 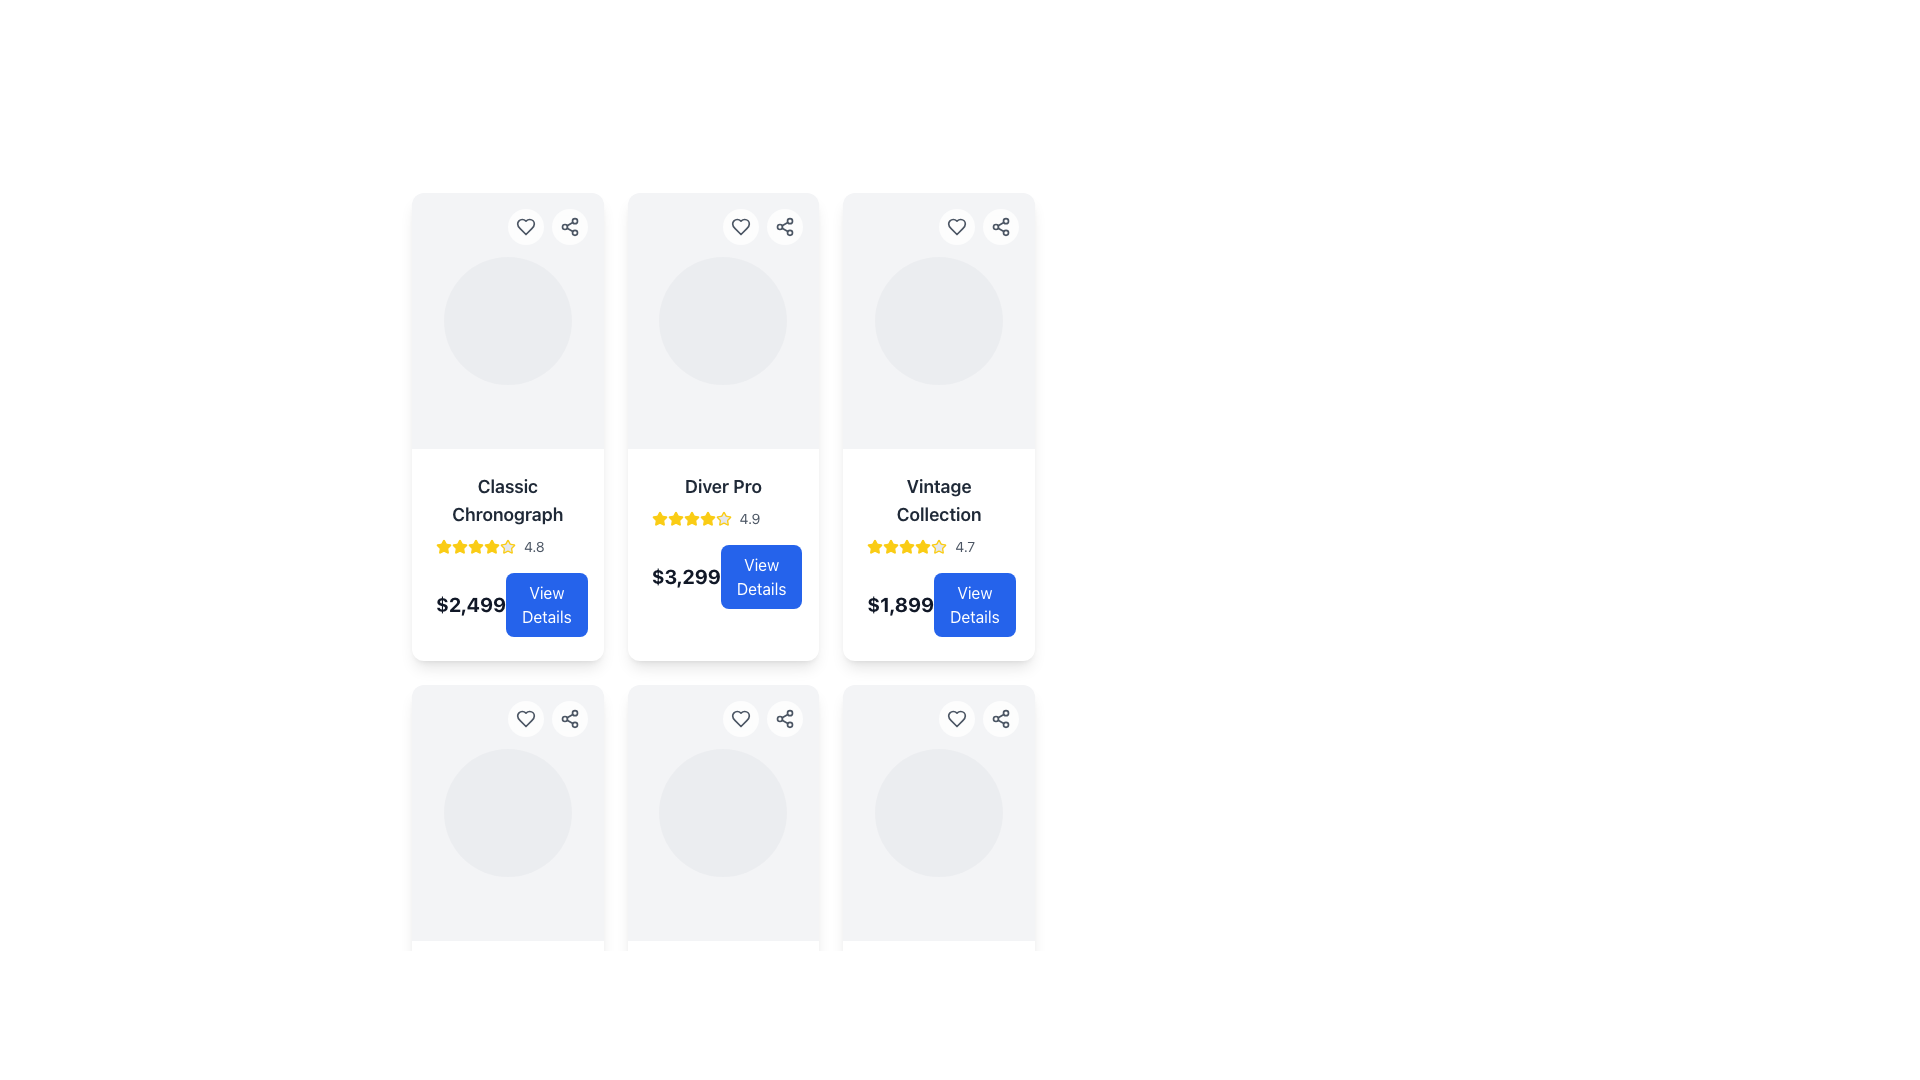 What do you see at coordinates (525, 226) in the screenshot?
I see `the button located in the top-right corner of the 'Classic Chronograph' product card to change the icon color` at bounding box center [525, 226].